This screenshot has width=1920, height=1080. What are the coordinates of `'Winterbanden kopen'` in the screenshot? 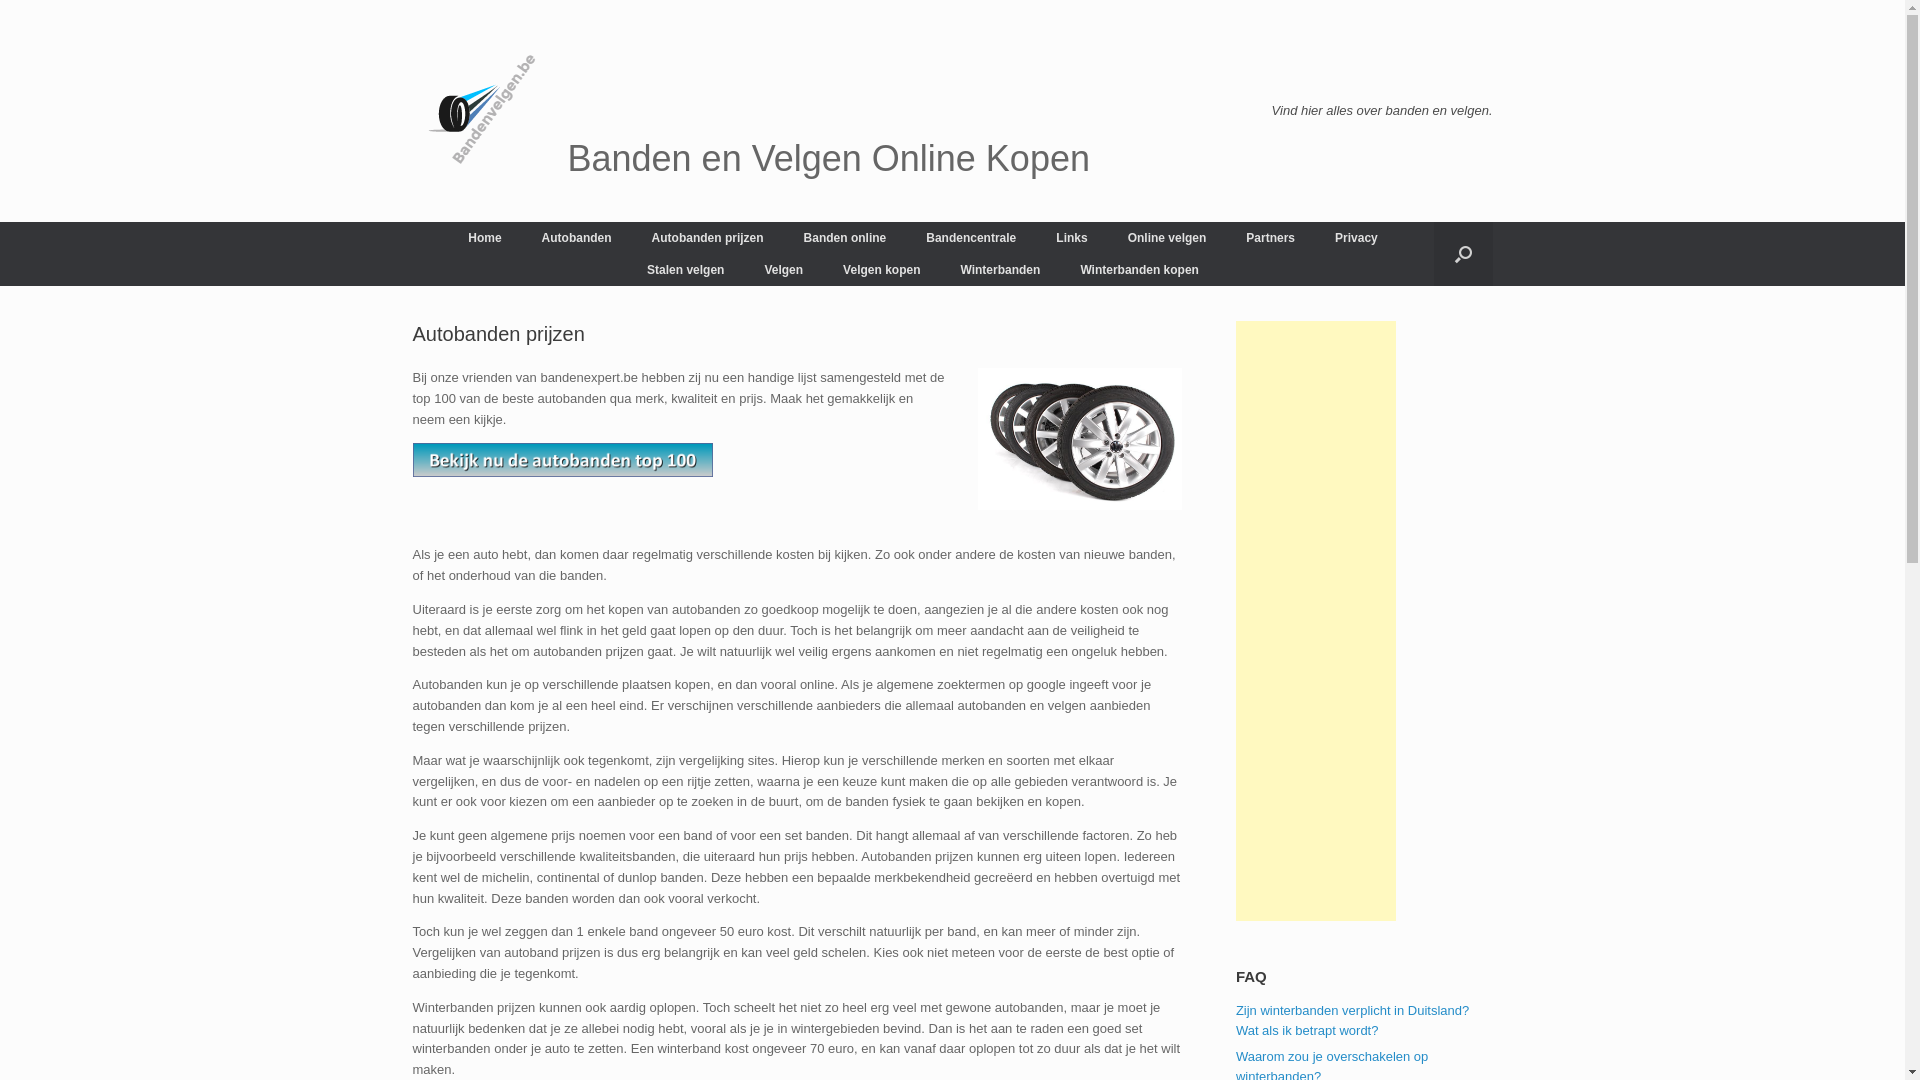 It's located at (1059, 270).